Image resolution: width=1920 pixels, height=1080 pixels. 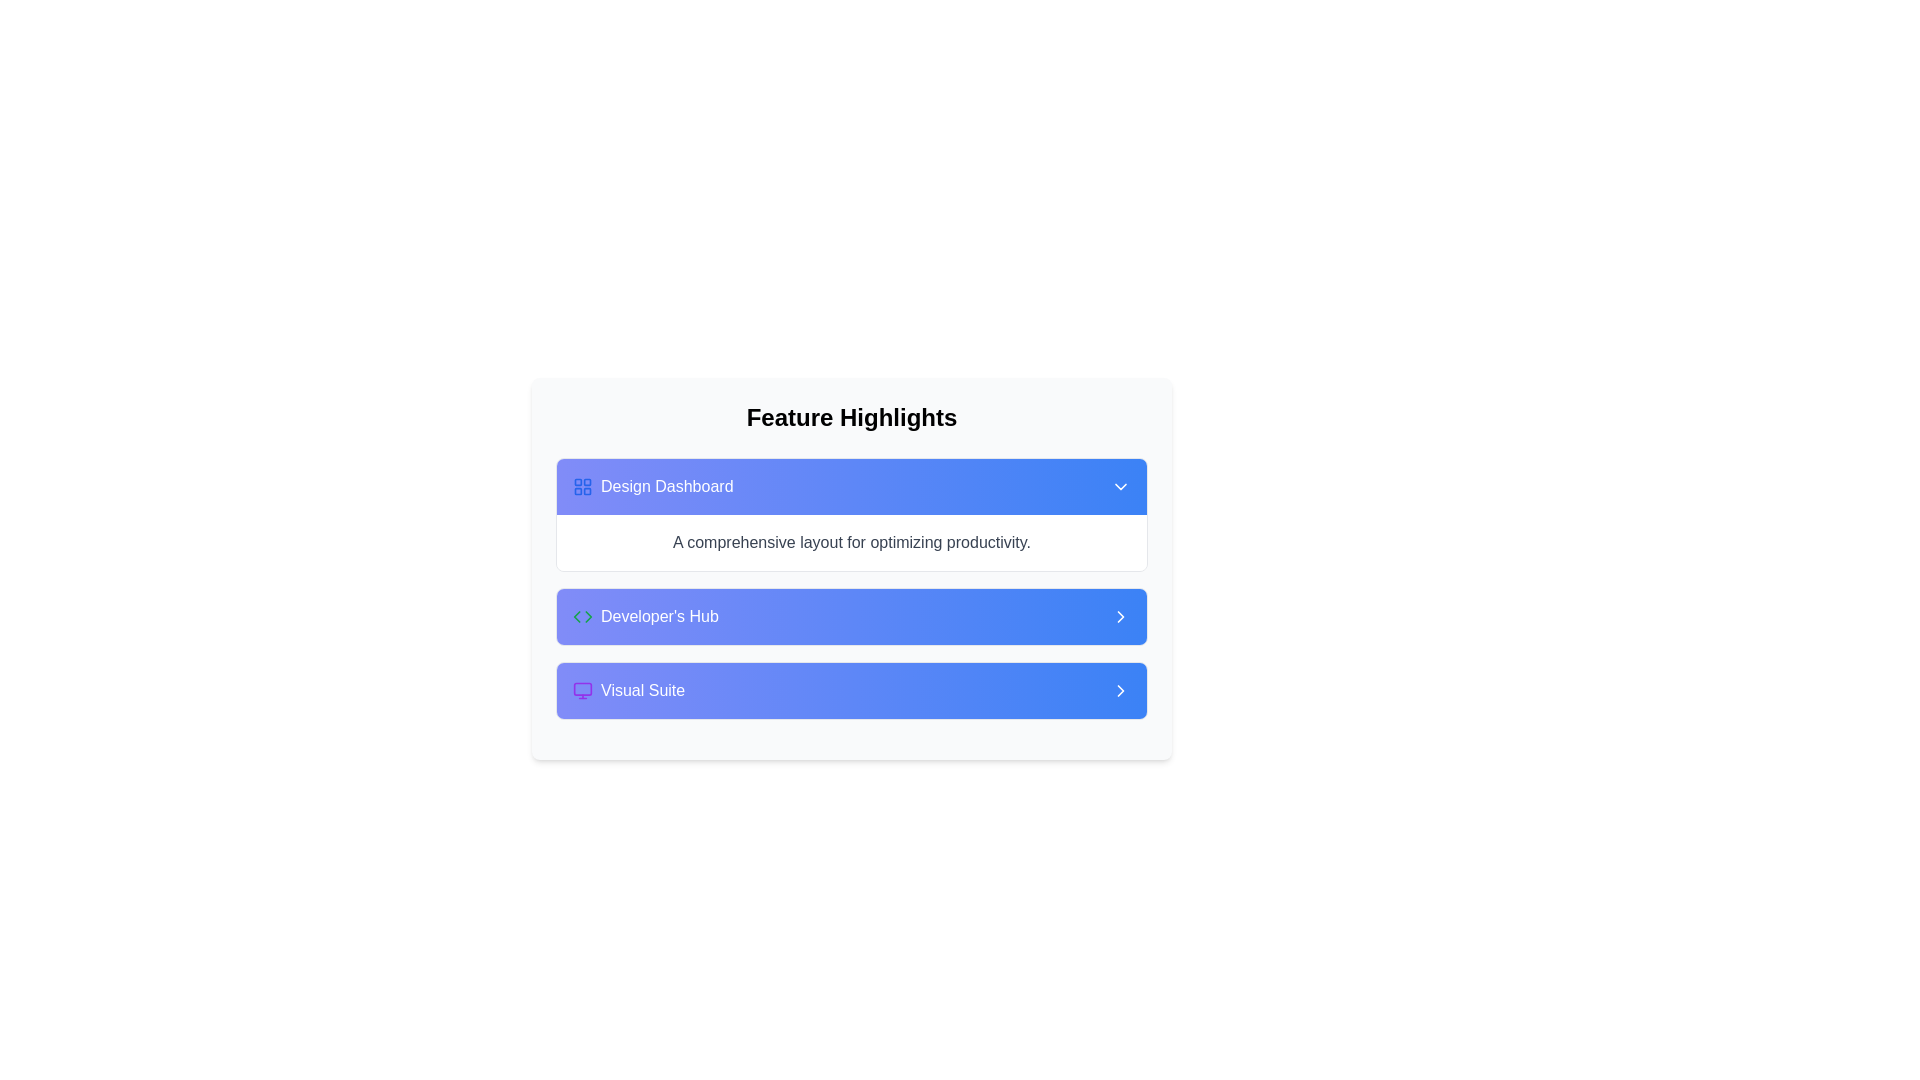 What do you see at coordinates (645, 616) in the screenshot?
I see `the 'Developer's Hub' navigation label, which is the second entry in a vertically arranged list, positioned below 'Design Dashboard' and above 'Visual Suite'` at bounding box center [645, 616].